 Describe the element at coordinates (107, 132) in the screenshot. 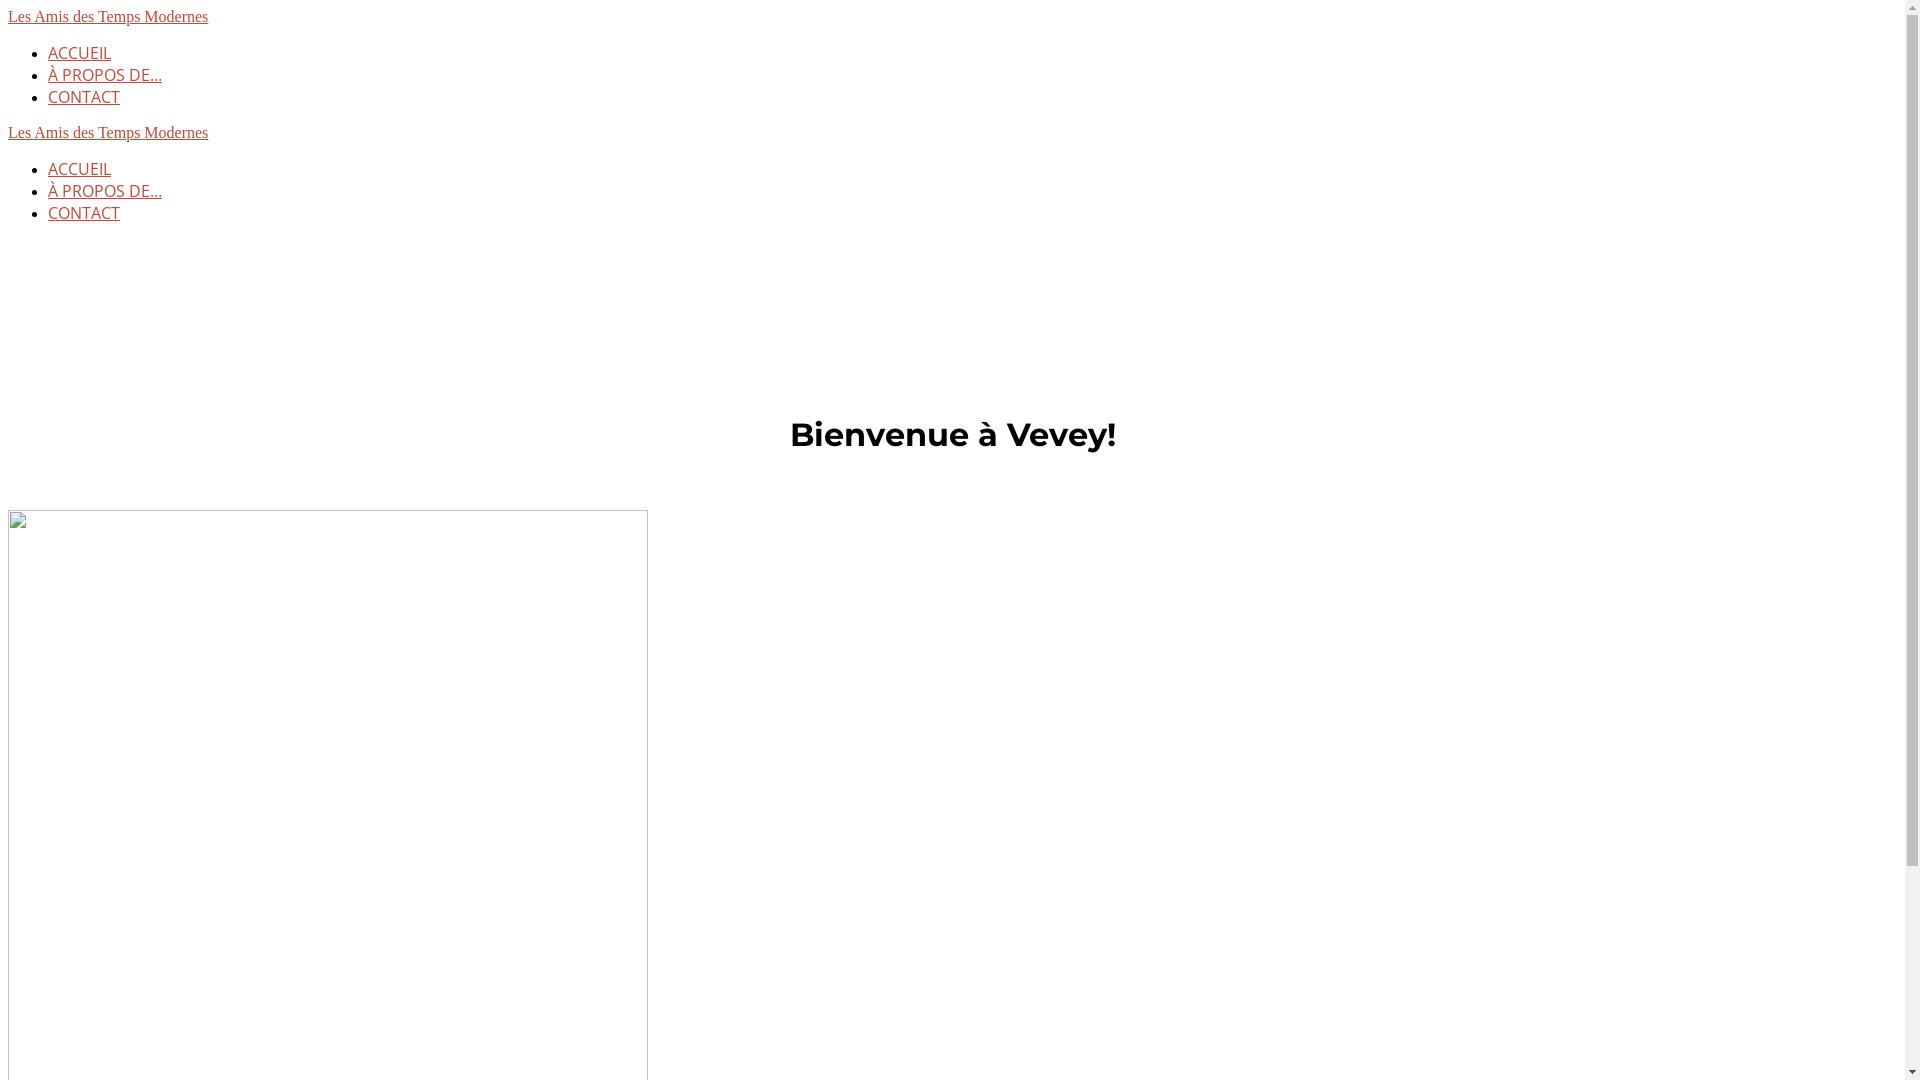

I see `'Les Amis des Temps Modernes'` at that location.